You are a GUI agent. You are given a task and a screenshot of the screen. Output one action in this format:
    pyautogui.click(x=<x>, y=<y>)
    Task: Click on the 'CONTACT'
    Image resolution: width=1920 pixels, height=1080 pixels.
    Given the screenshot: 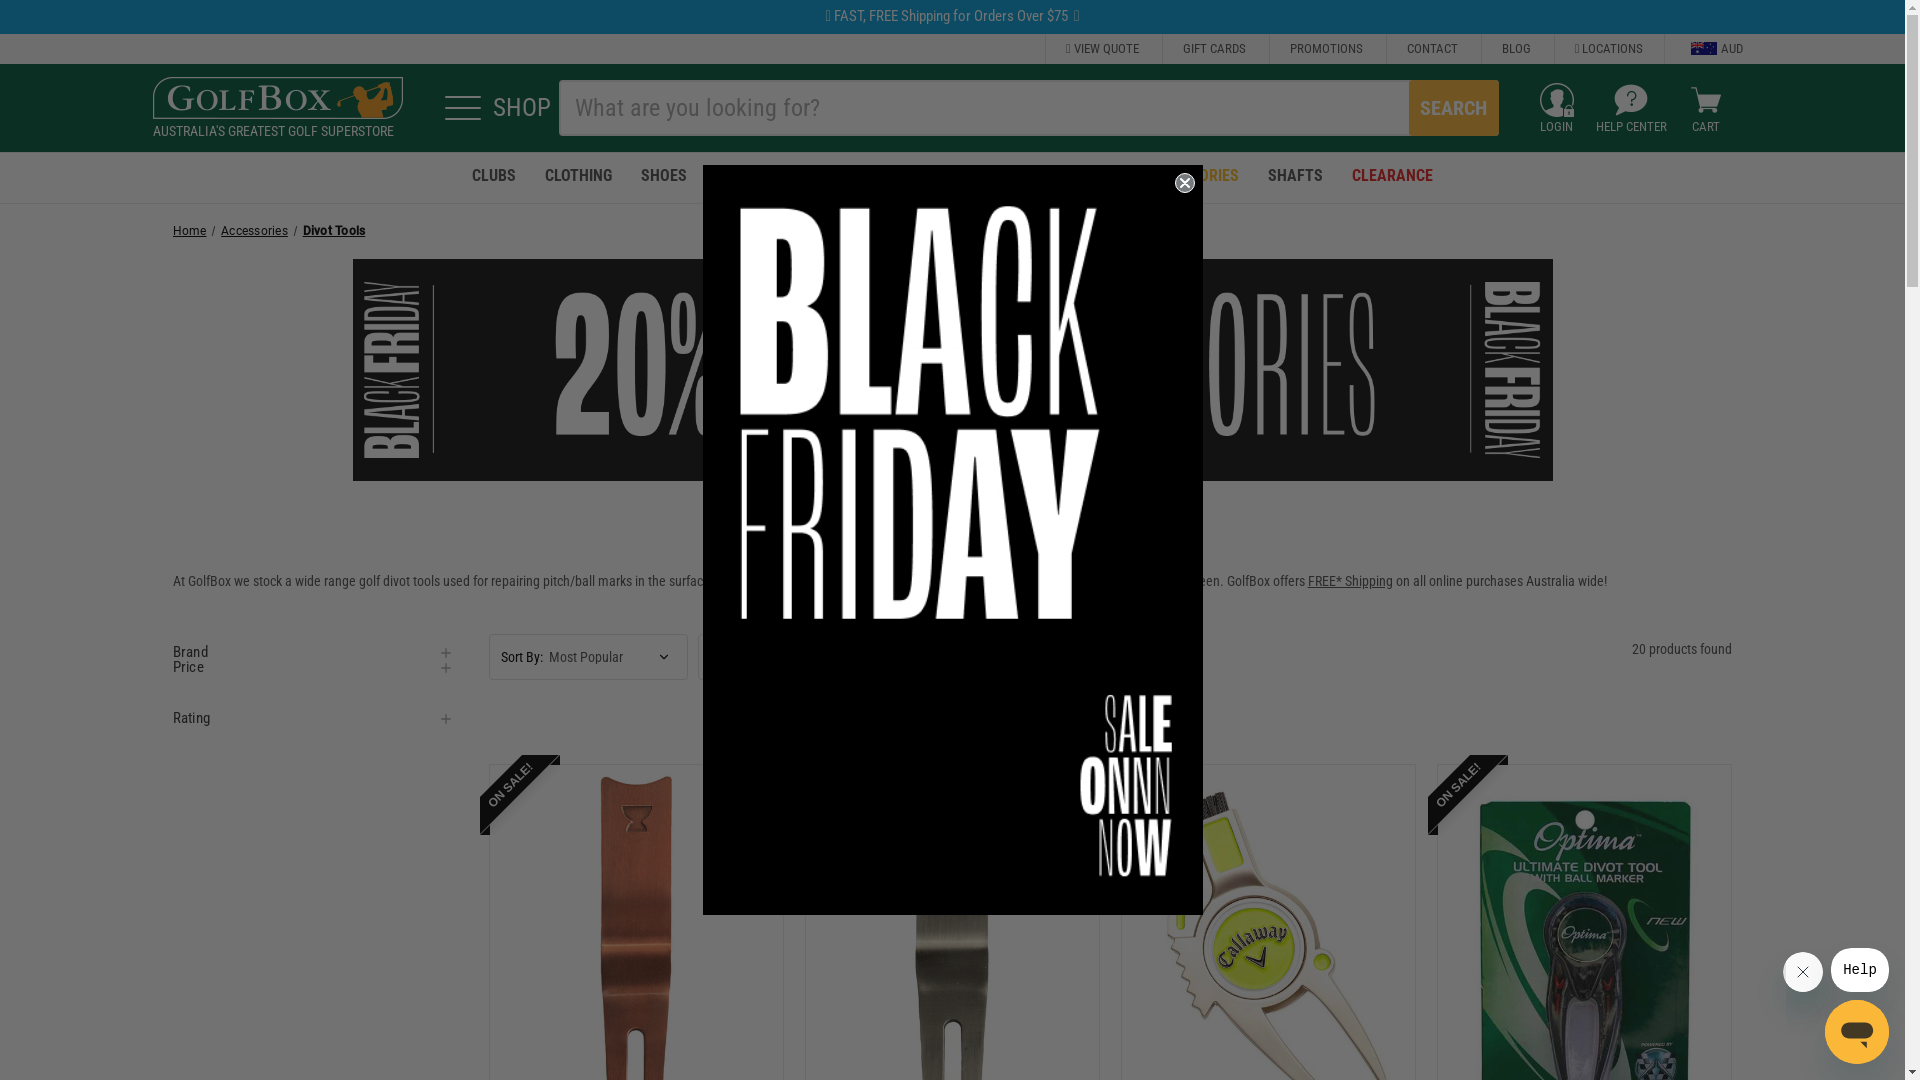 What is the action you would take?
    pyautogui.click(x=1431, y=48)
    